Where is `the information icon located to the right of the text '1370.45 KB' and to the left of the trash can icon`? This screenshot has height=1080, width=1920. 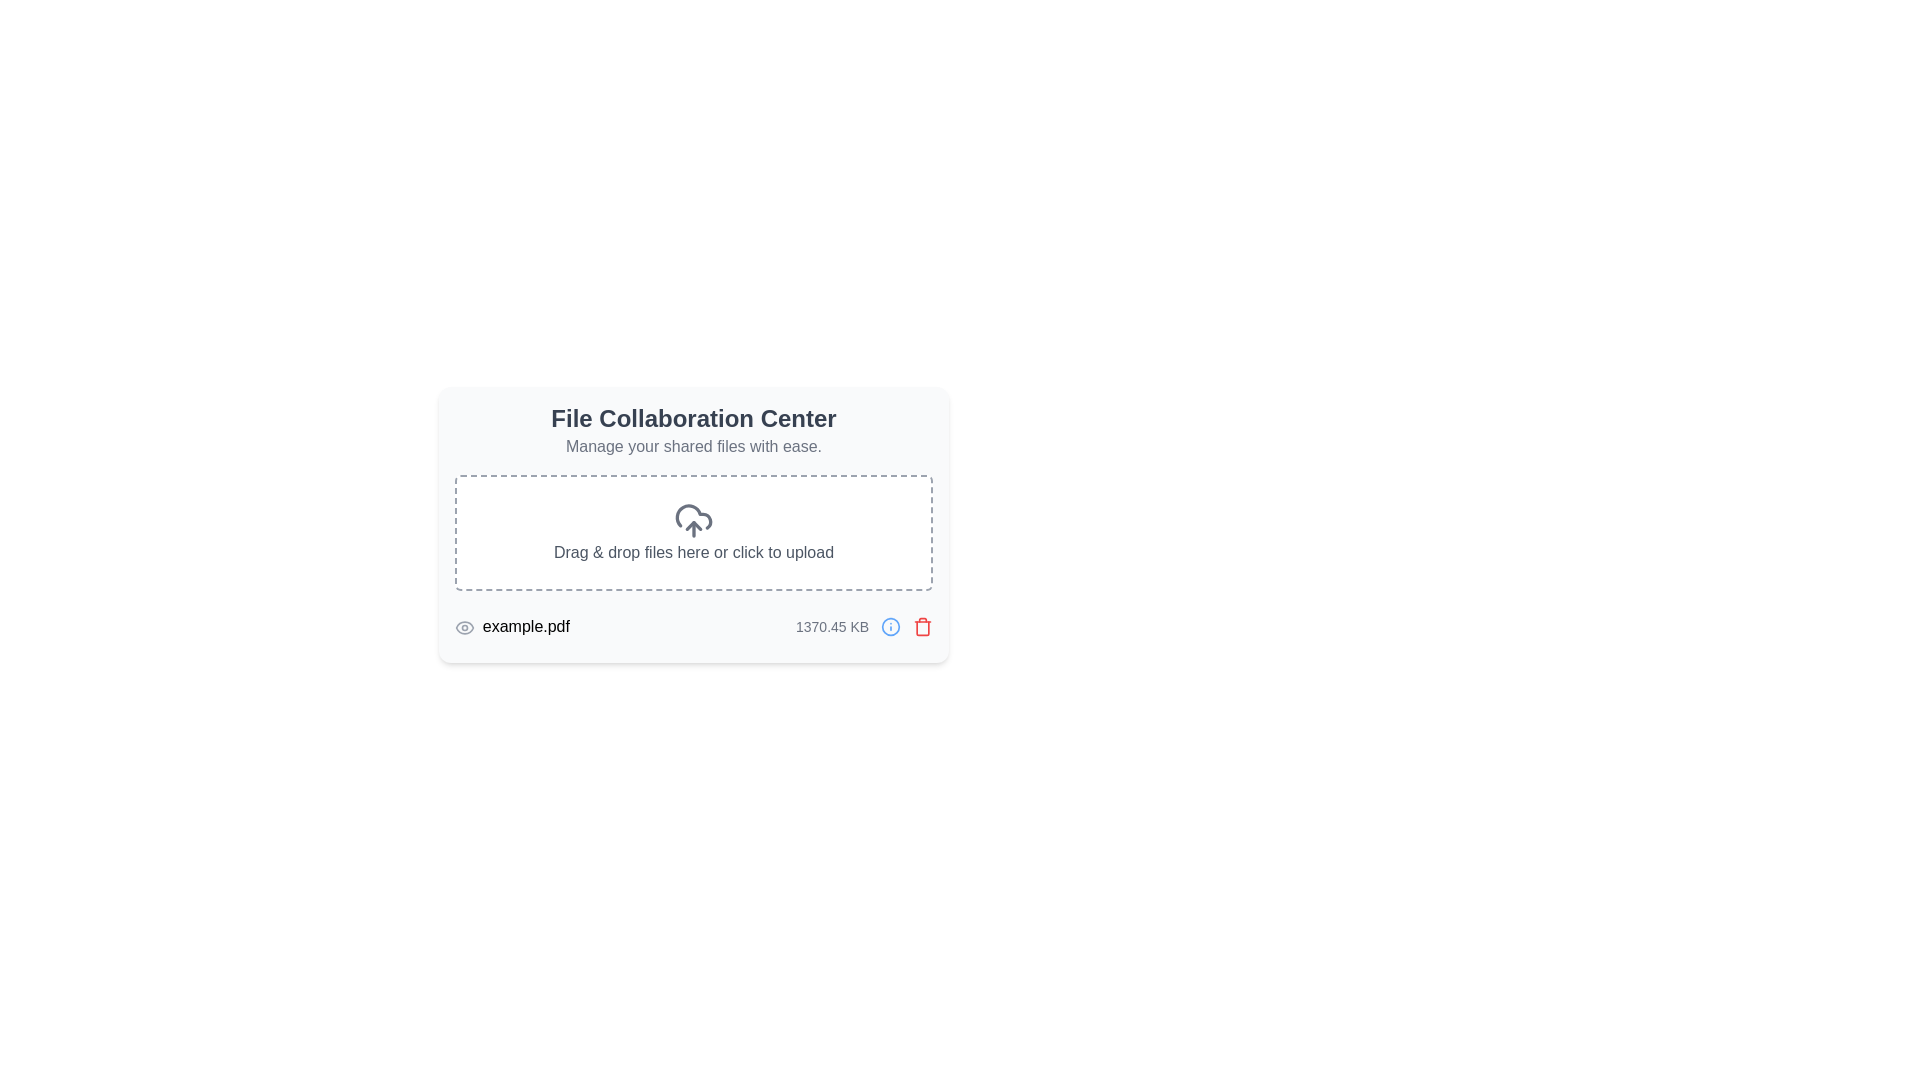 the information icon located to the right of the text '1370.45 KB' and to the left of the trash can icon is located at coordinates (890, 626).